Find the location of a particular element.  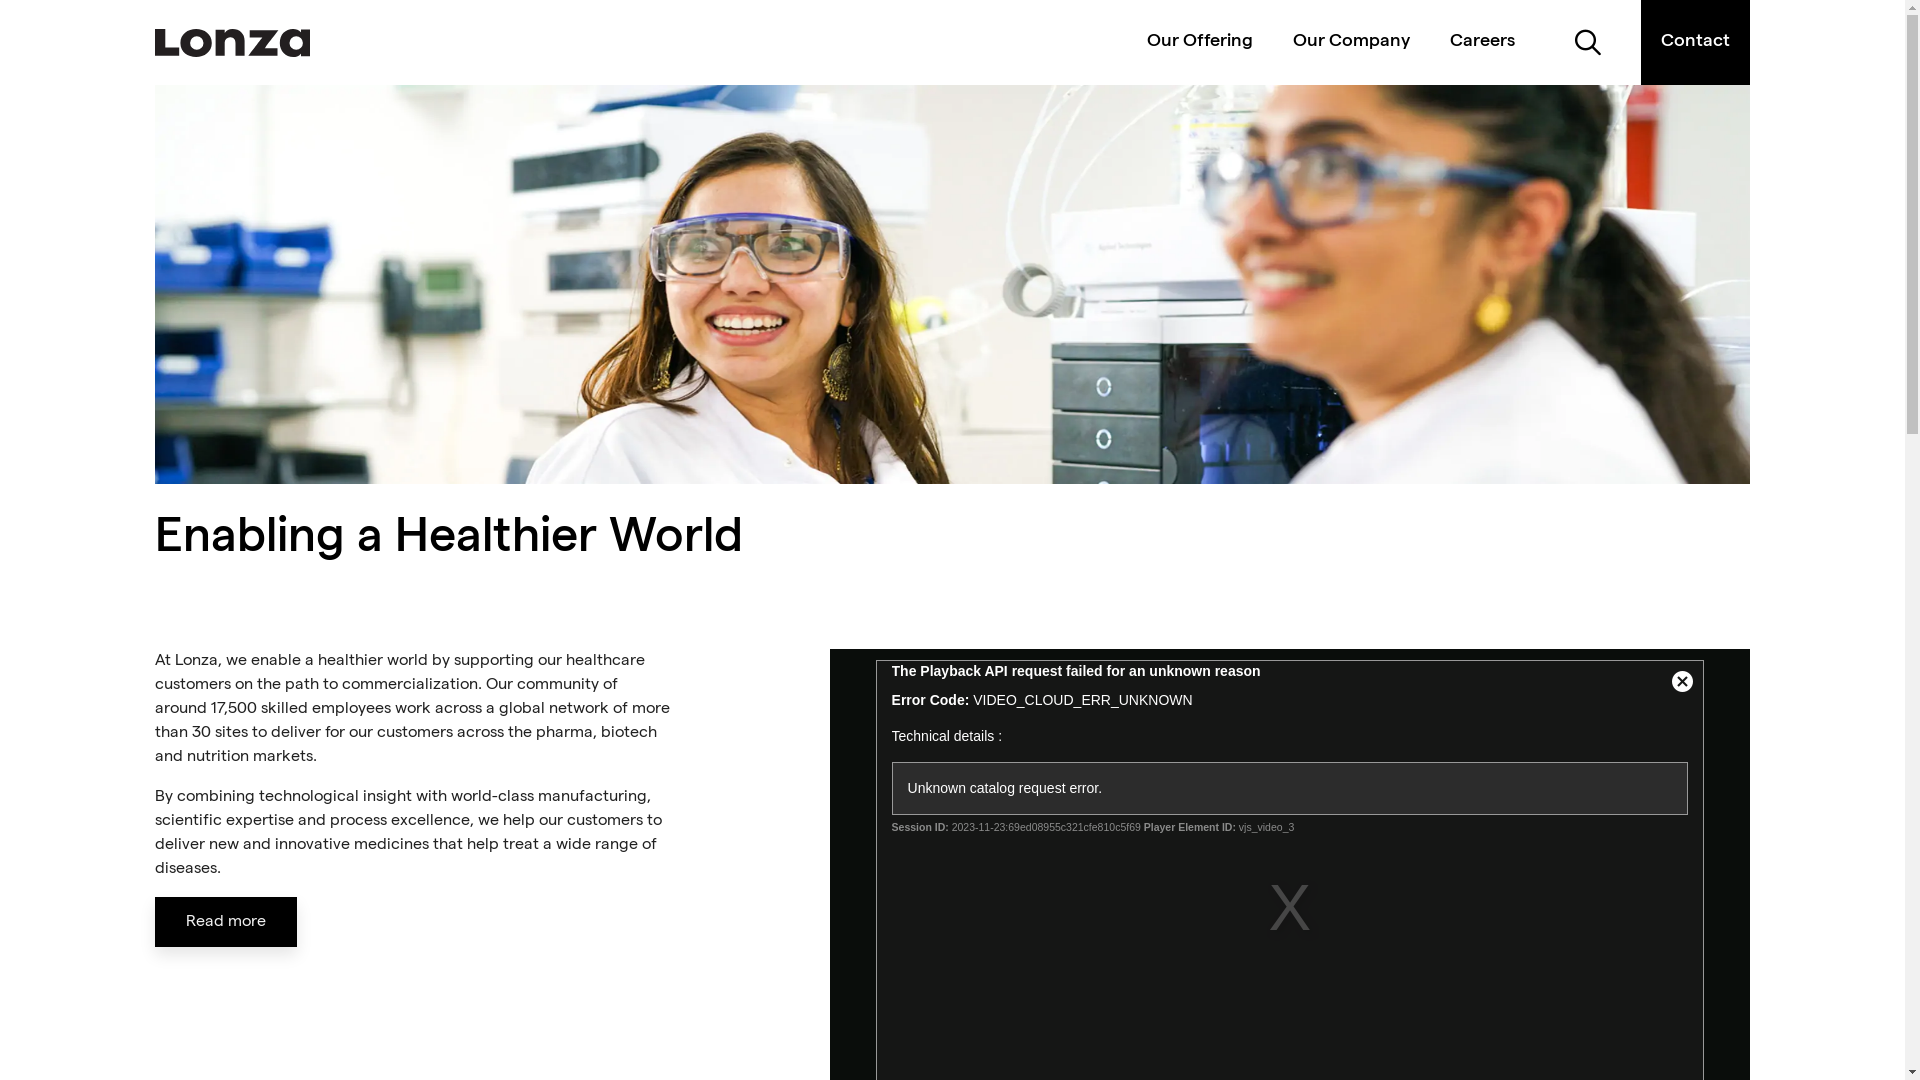

'Read more' is located at coordinates (225, 921).